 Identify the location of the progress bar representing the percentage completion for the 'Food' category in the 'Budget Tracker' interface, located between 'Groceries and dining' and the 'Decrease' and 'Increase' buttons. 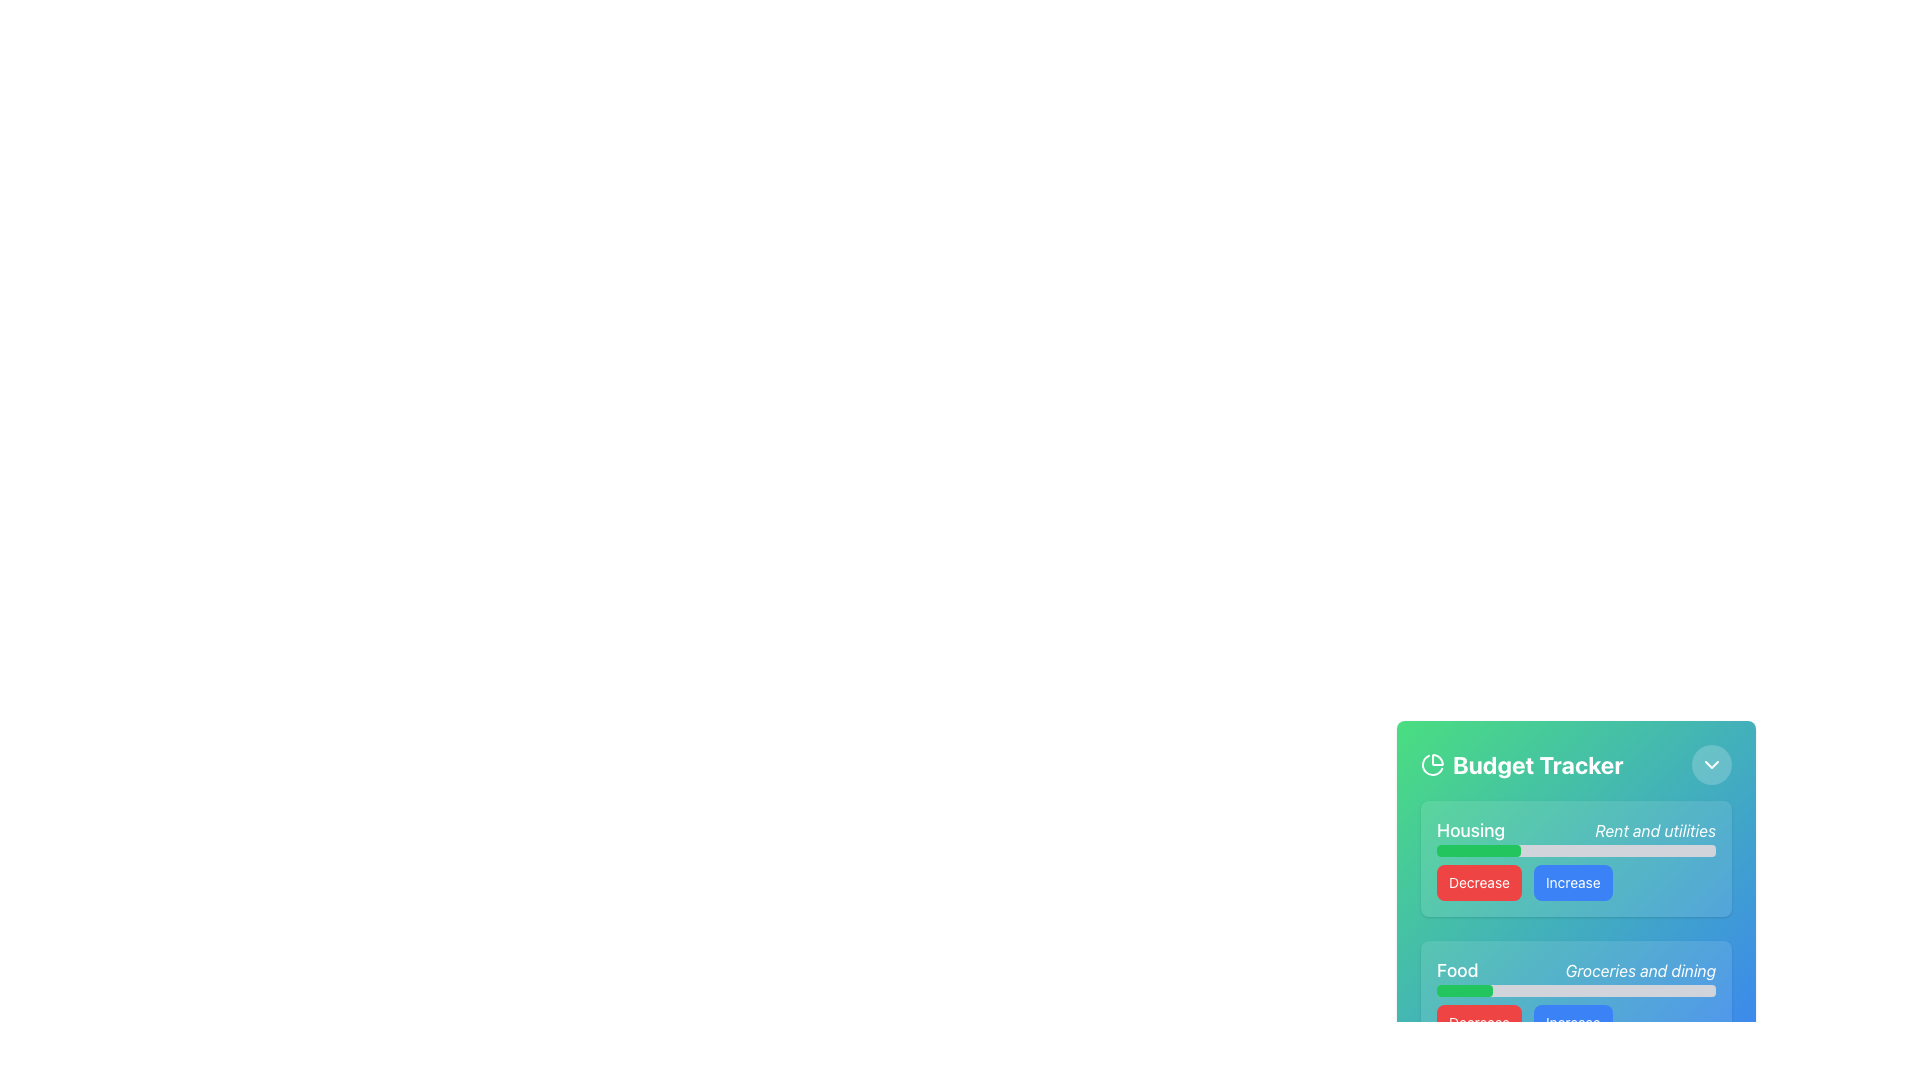
(1575, 991).